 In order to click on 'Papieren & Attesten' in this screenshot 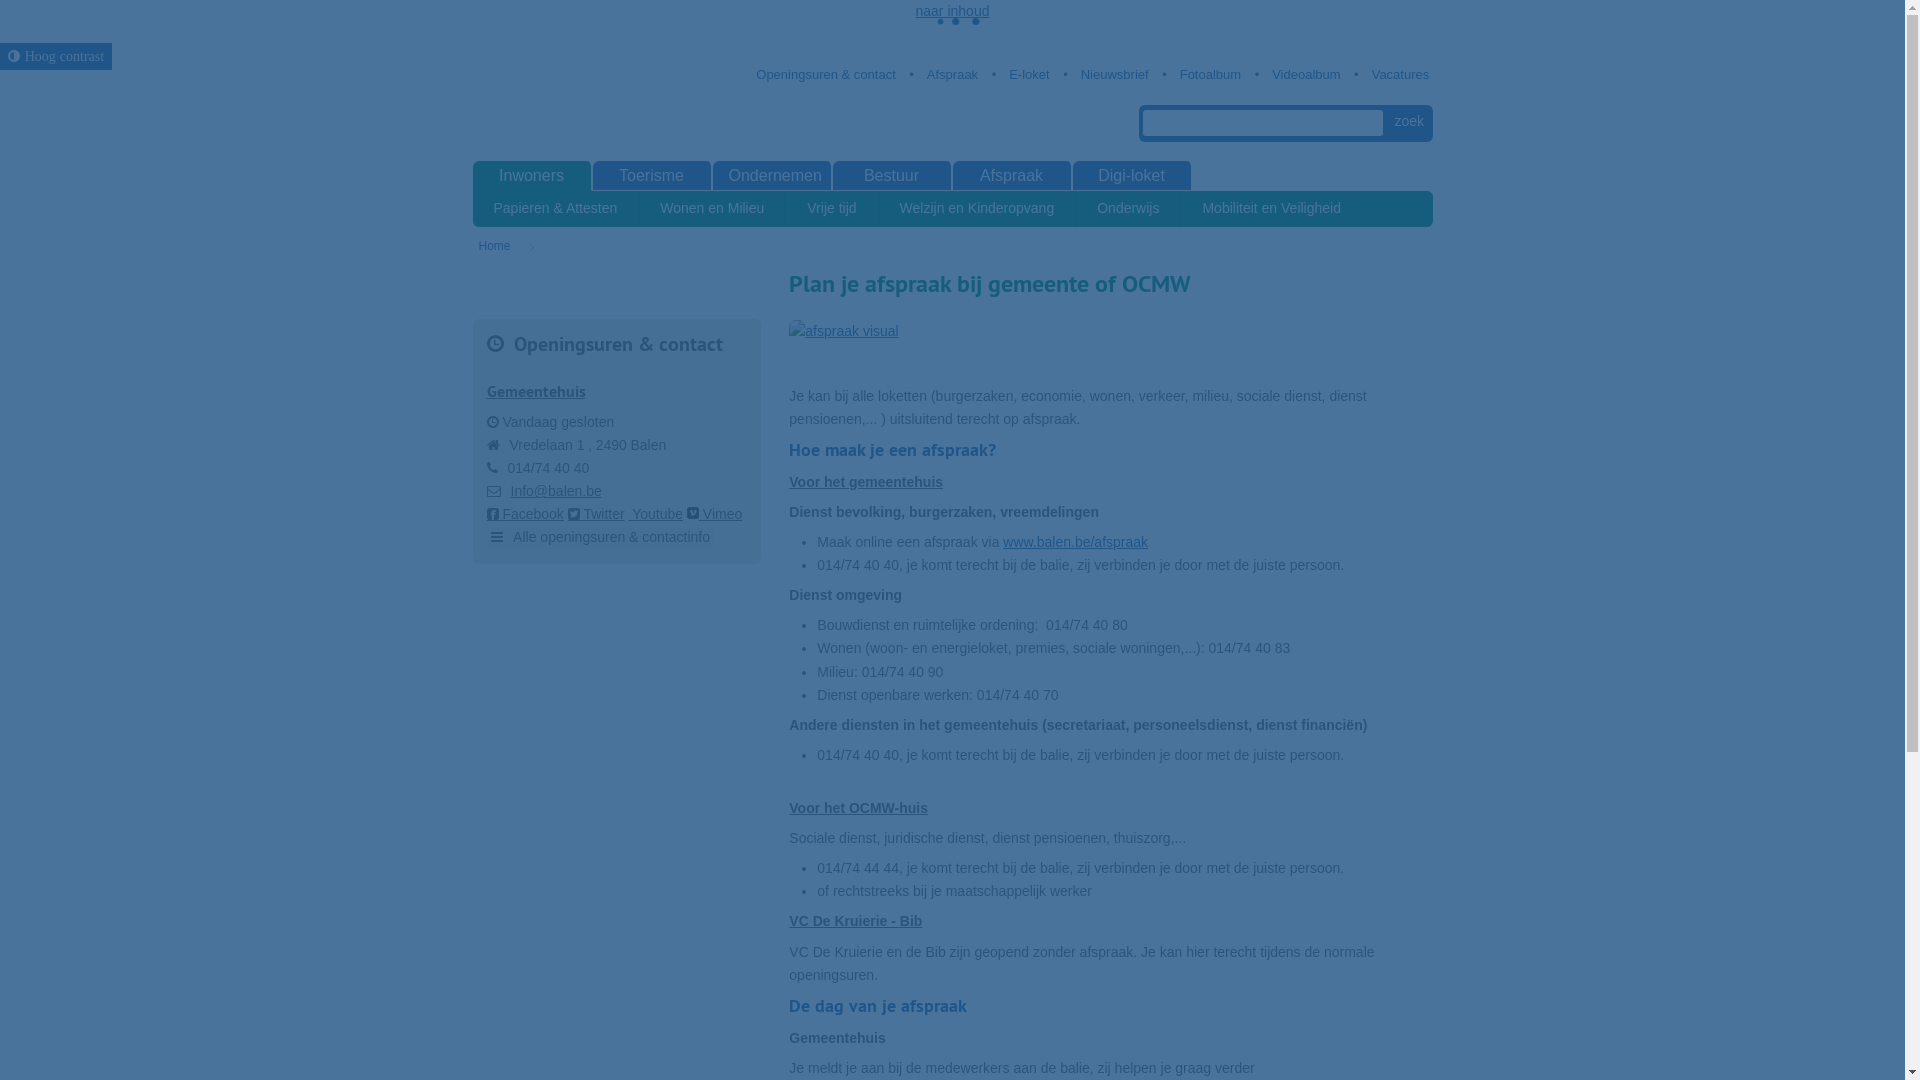, I will do `click(555, 208)`.